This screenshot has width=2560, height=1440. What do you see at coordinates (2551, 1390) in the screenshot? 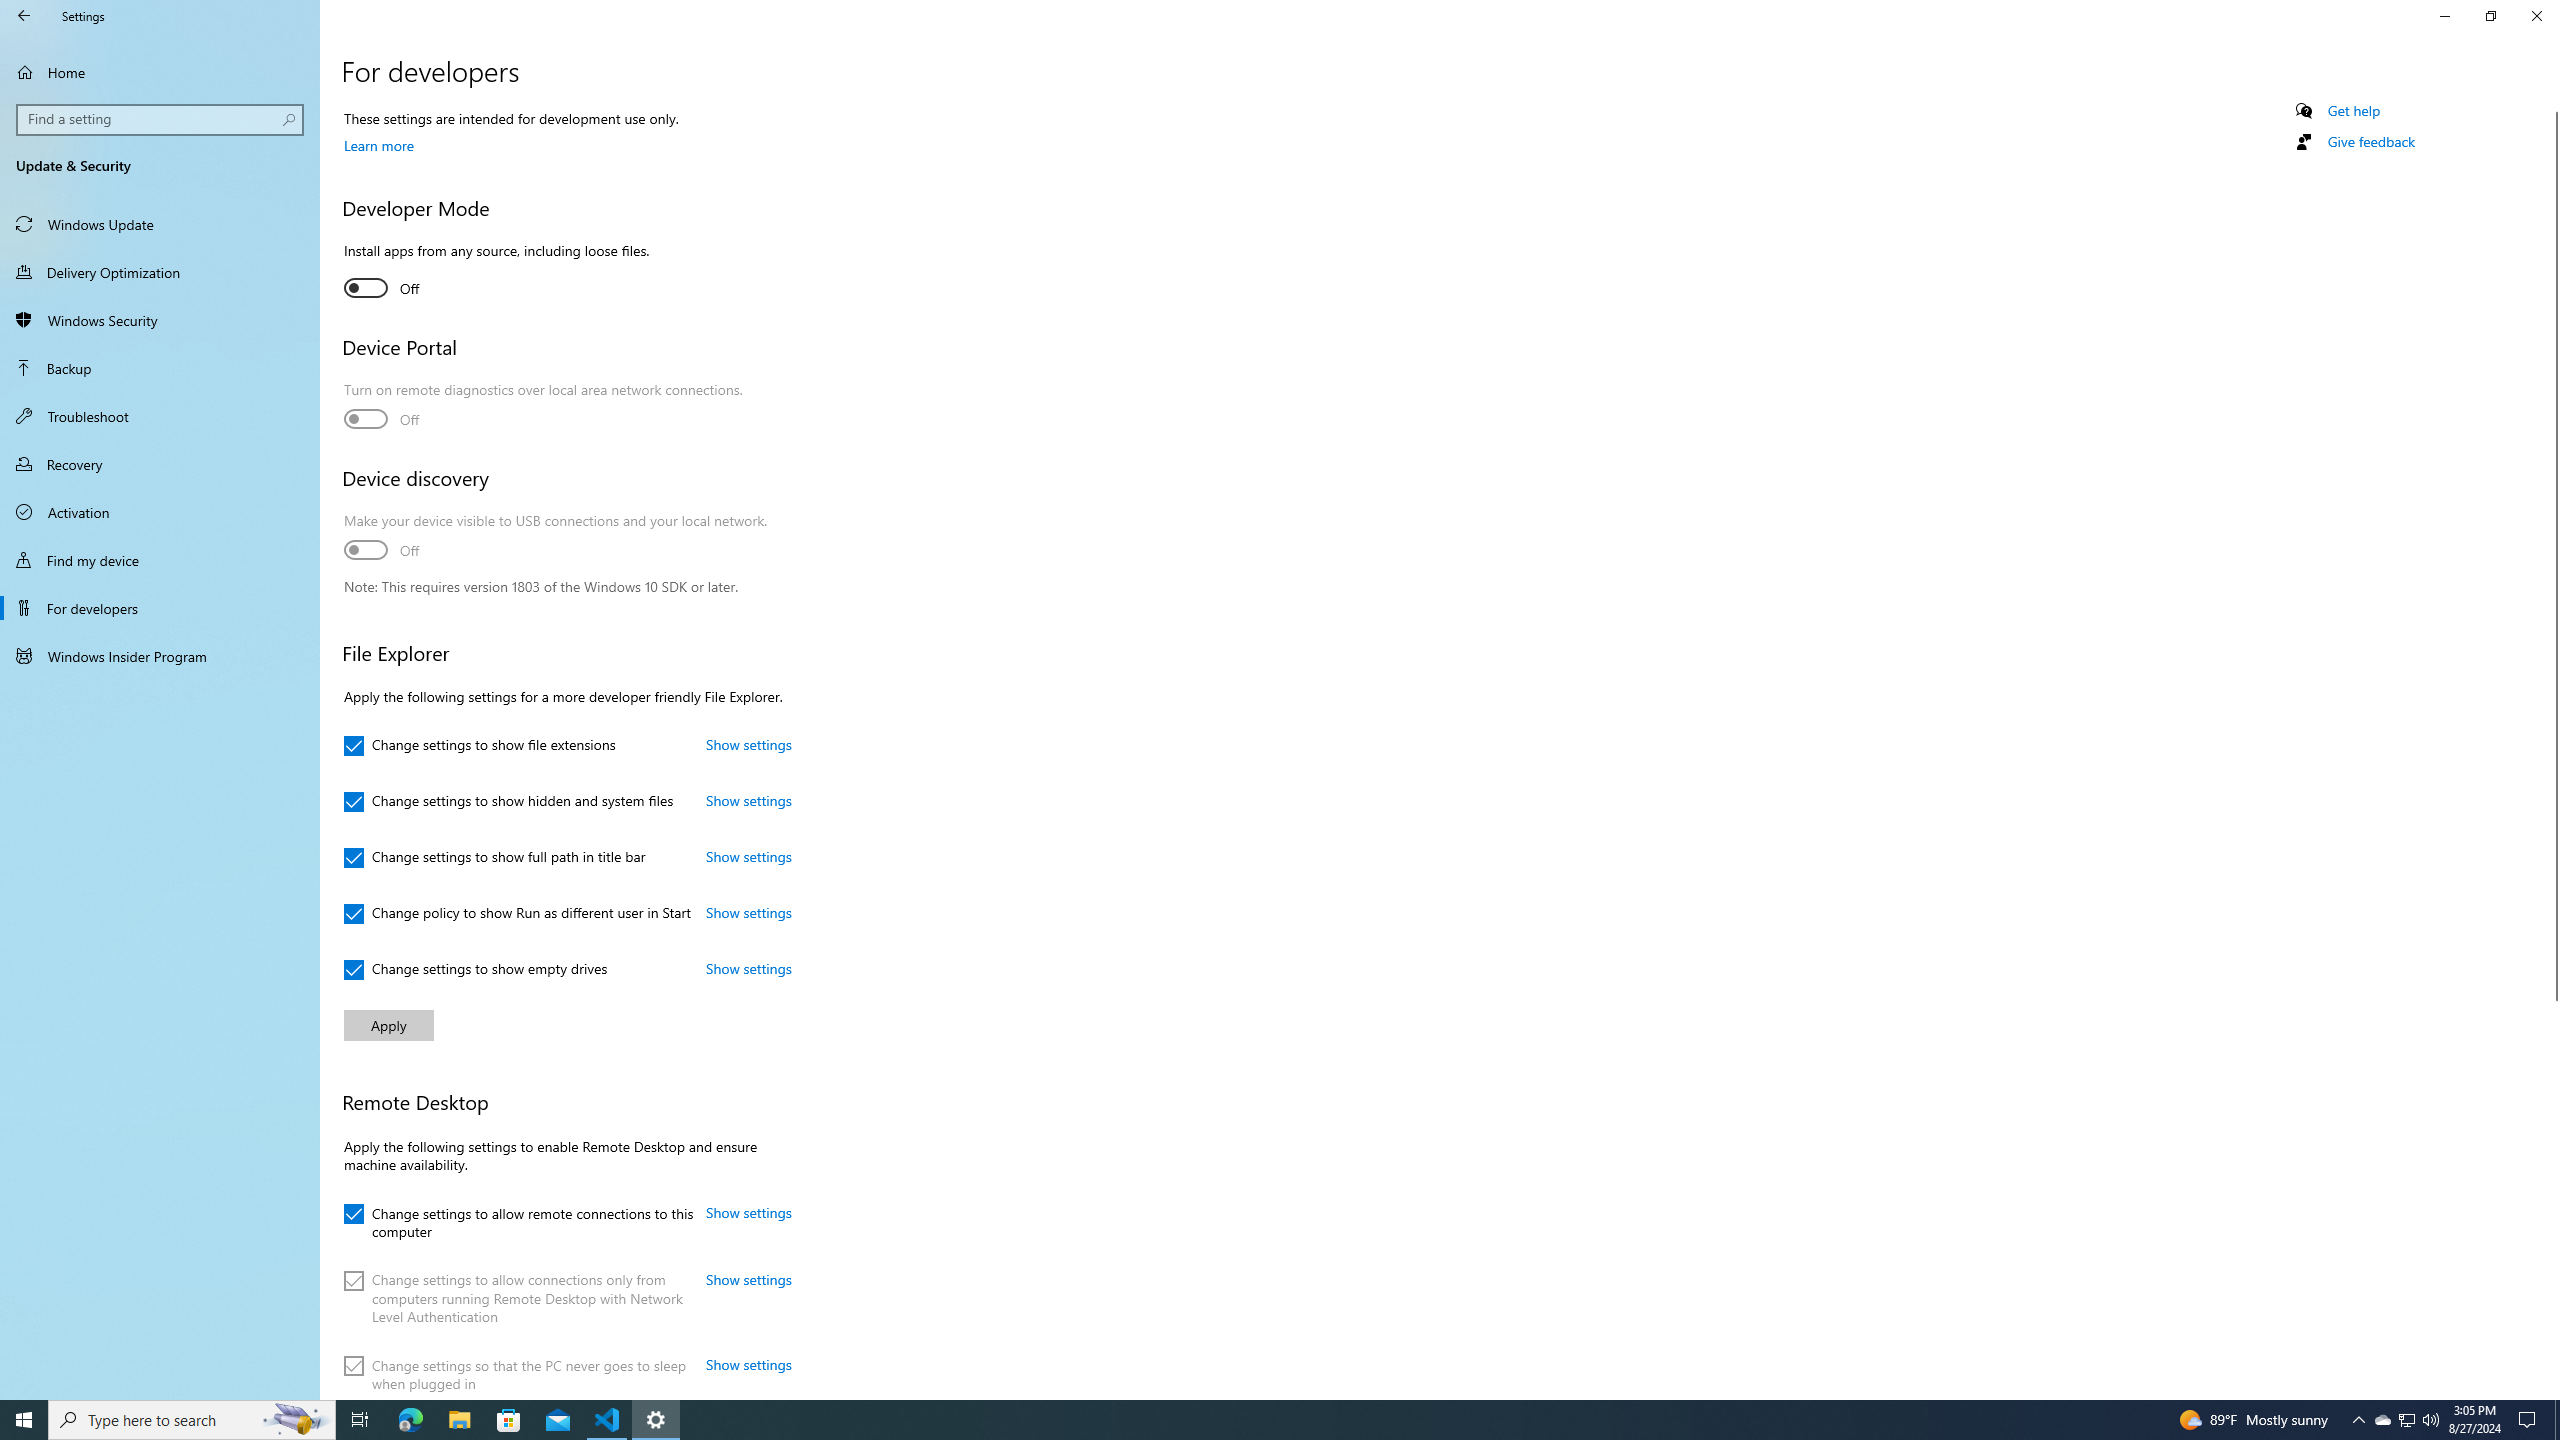
I see `'Vertical Small Increase'` at bounding box center [2551, 1390].